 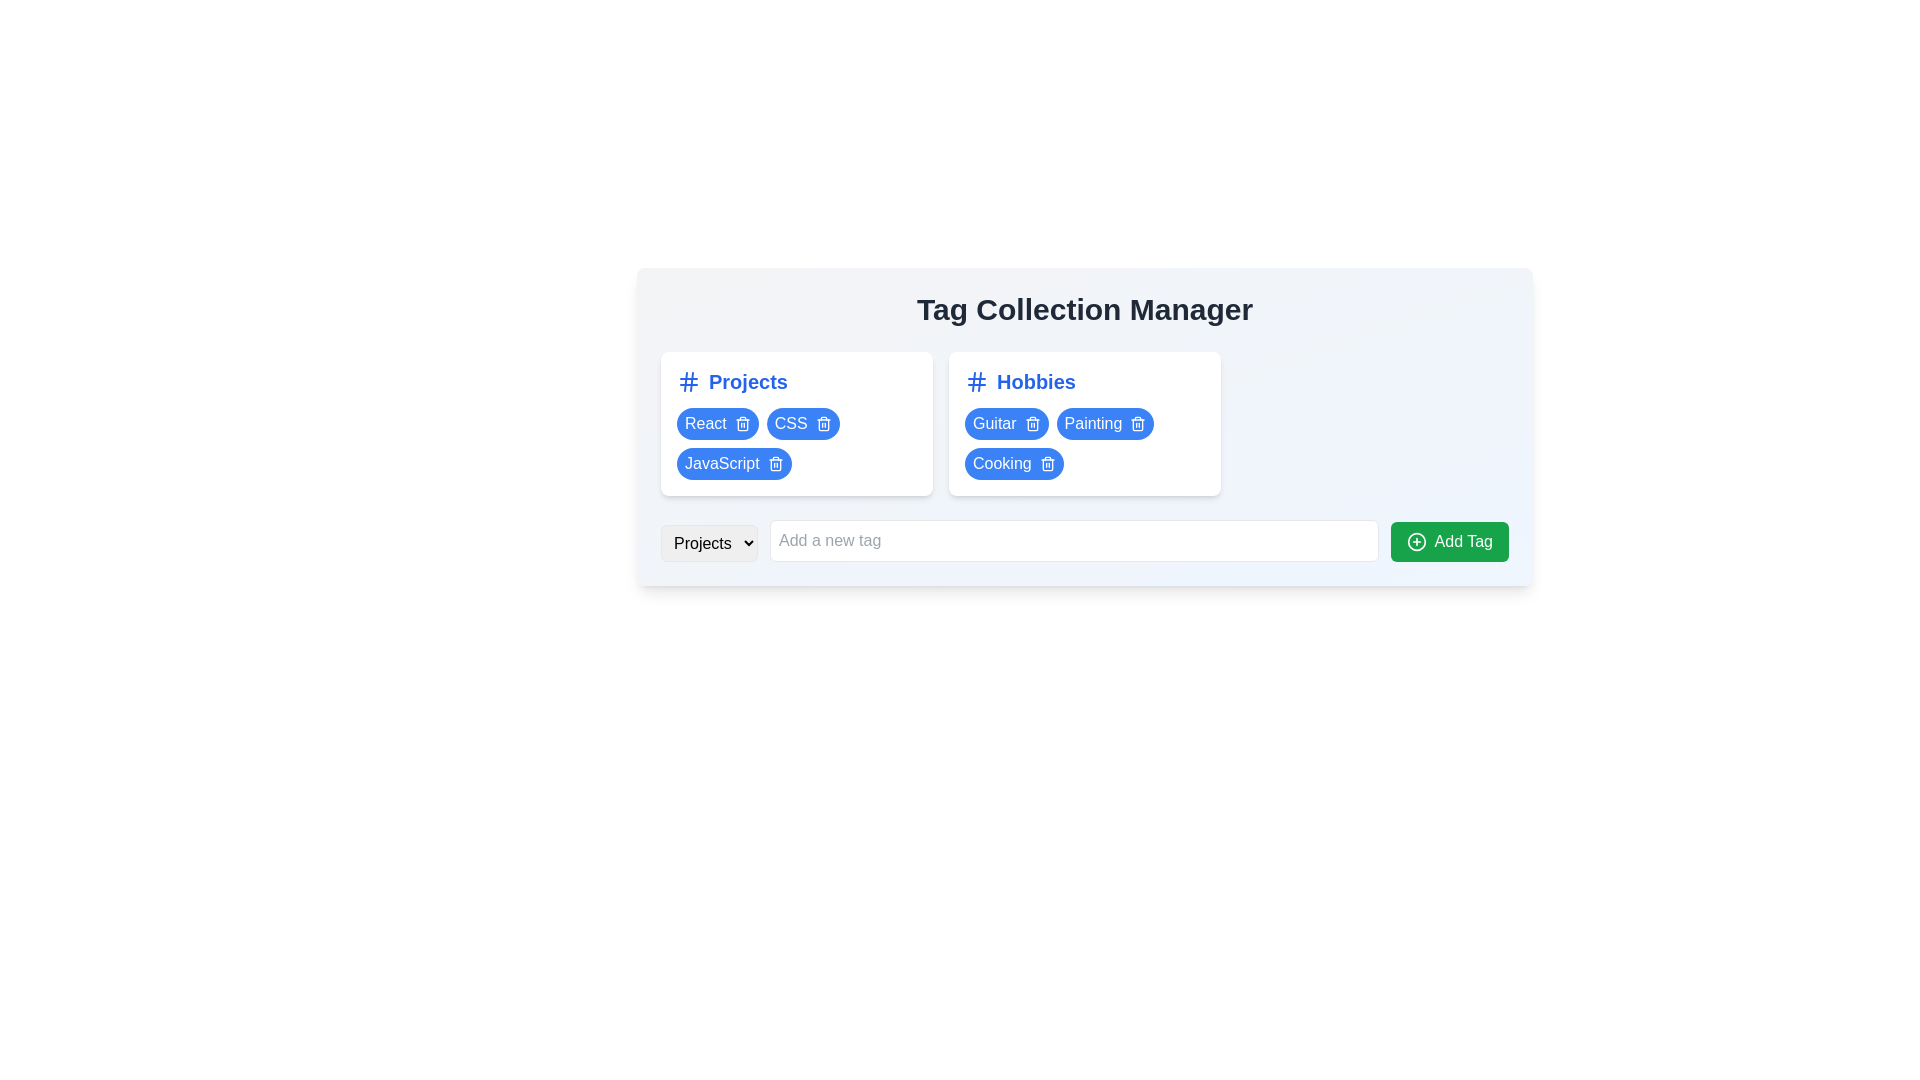 I want to click on the green button labeled 'Add Tag' which contains a circular icon with a plus sign, so click(x=1415, y=542).